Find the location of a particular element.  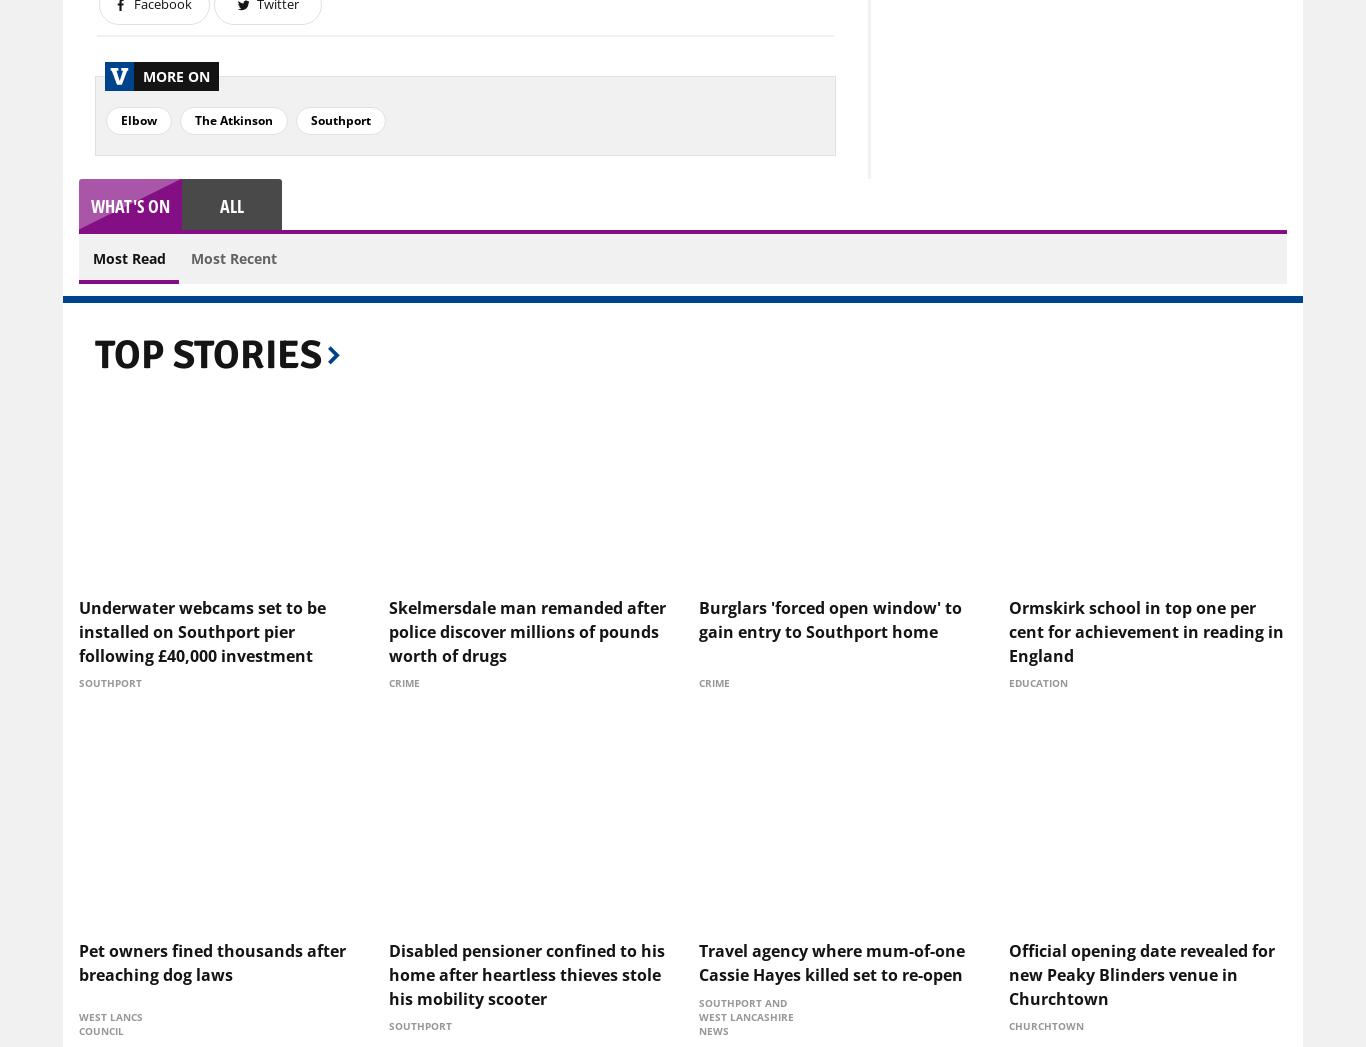

'What's On' is located at coordinates (129, 204).